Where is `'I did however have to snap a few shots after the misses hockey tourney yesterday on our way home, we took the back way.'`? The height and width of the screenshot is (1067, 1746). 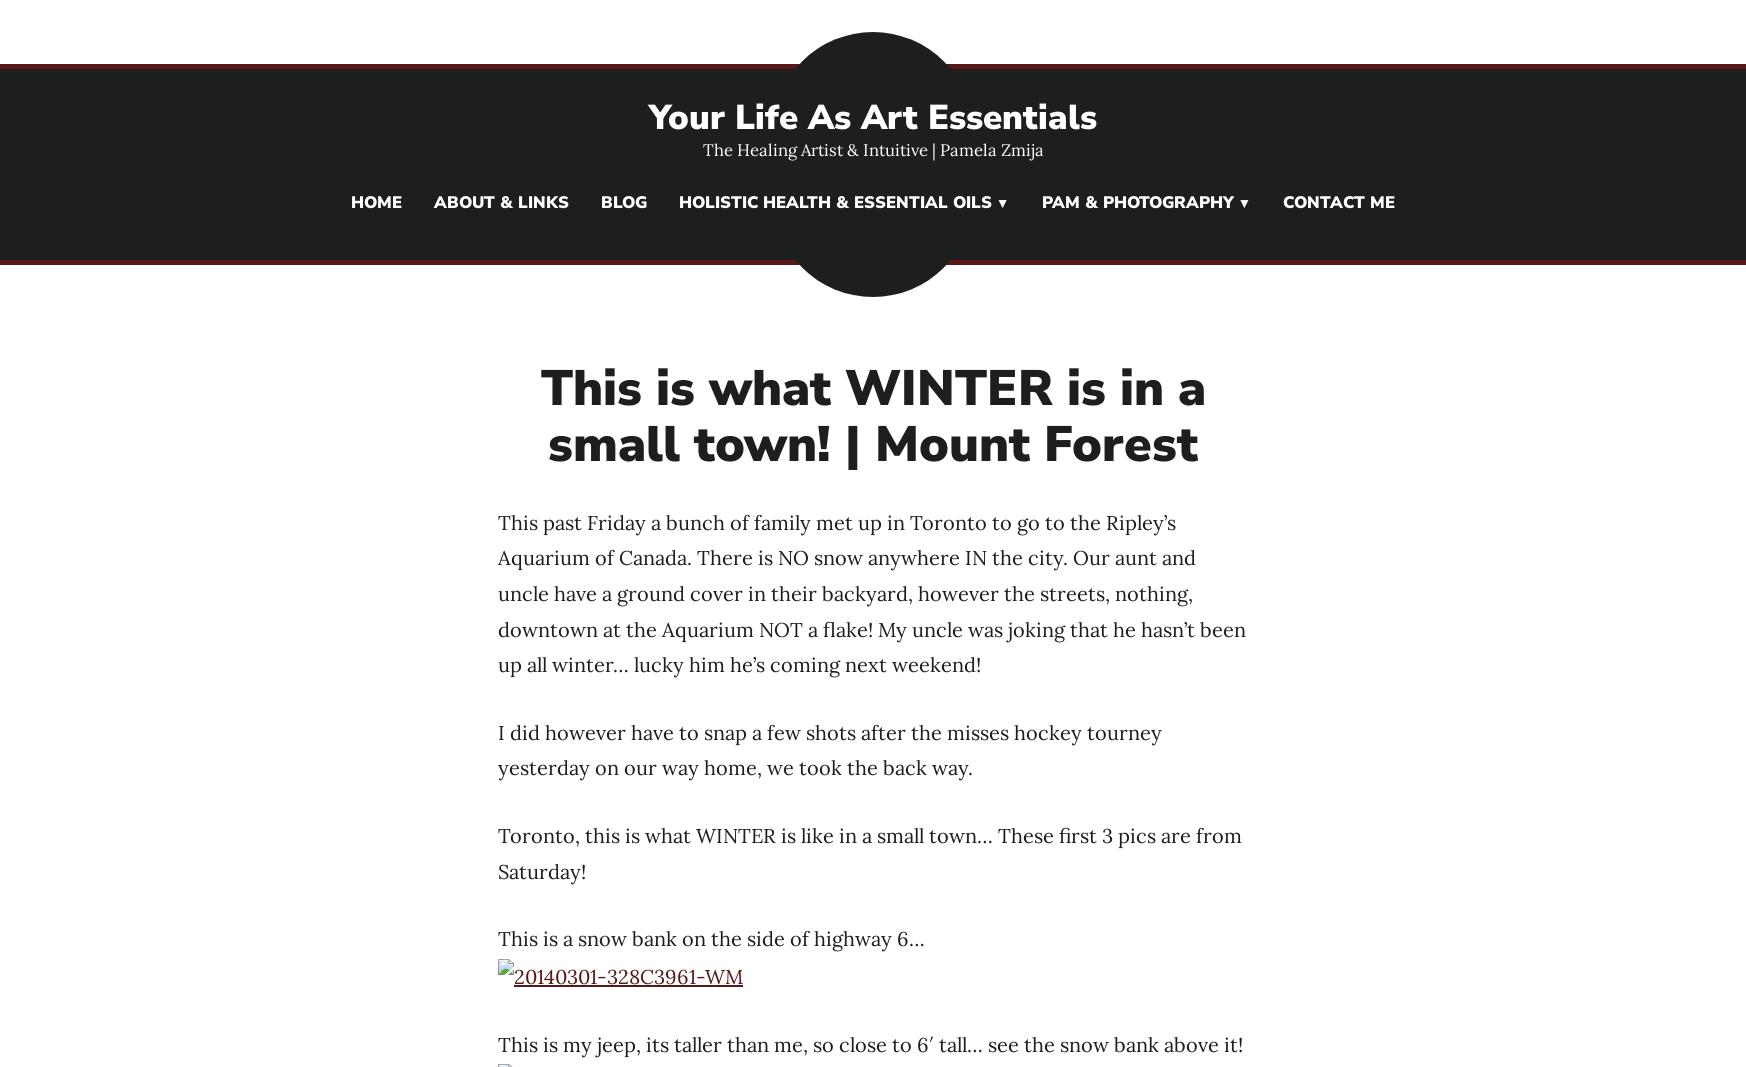
'I did however have to snap a few shots after the misses hockey tourney yesterday on our way home, we took the back way.' is located at coordinates (830, 748).